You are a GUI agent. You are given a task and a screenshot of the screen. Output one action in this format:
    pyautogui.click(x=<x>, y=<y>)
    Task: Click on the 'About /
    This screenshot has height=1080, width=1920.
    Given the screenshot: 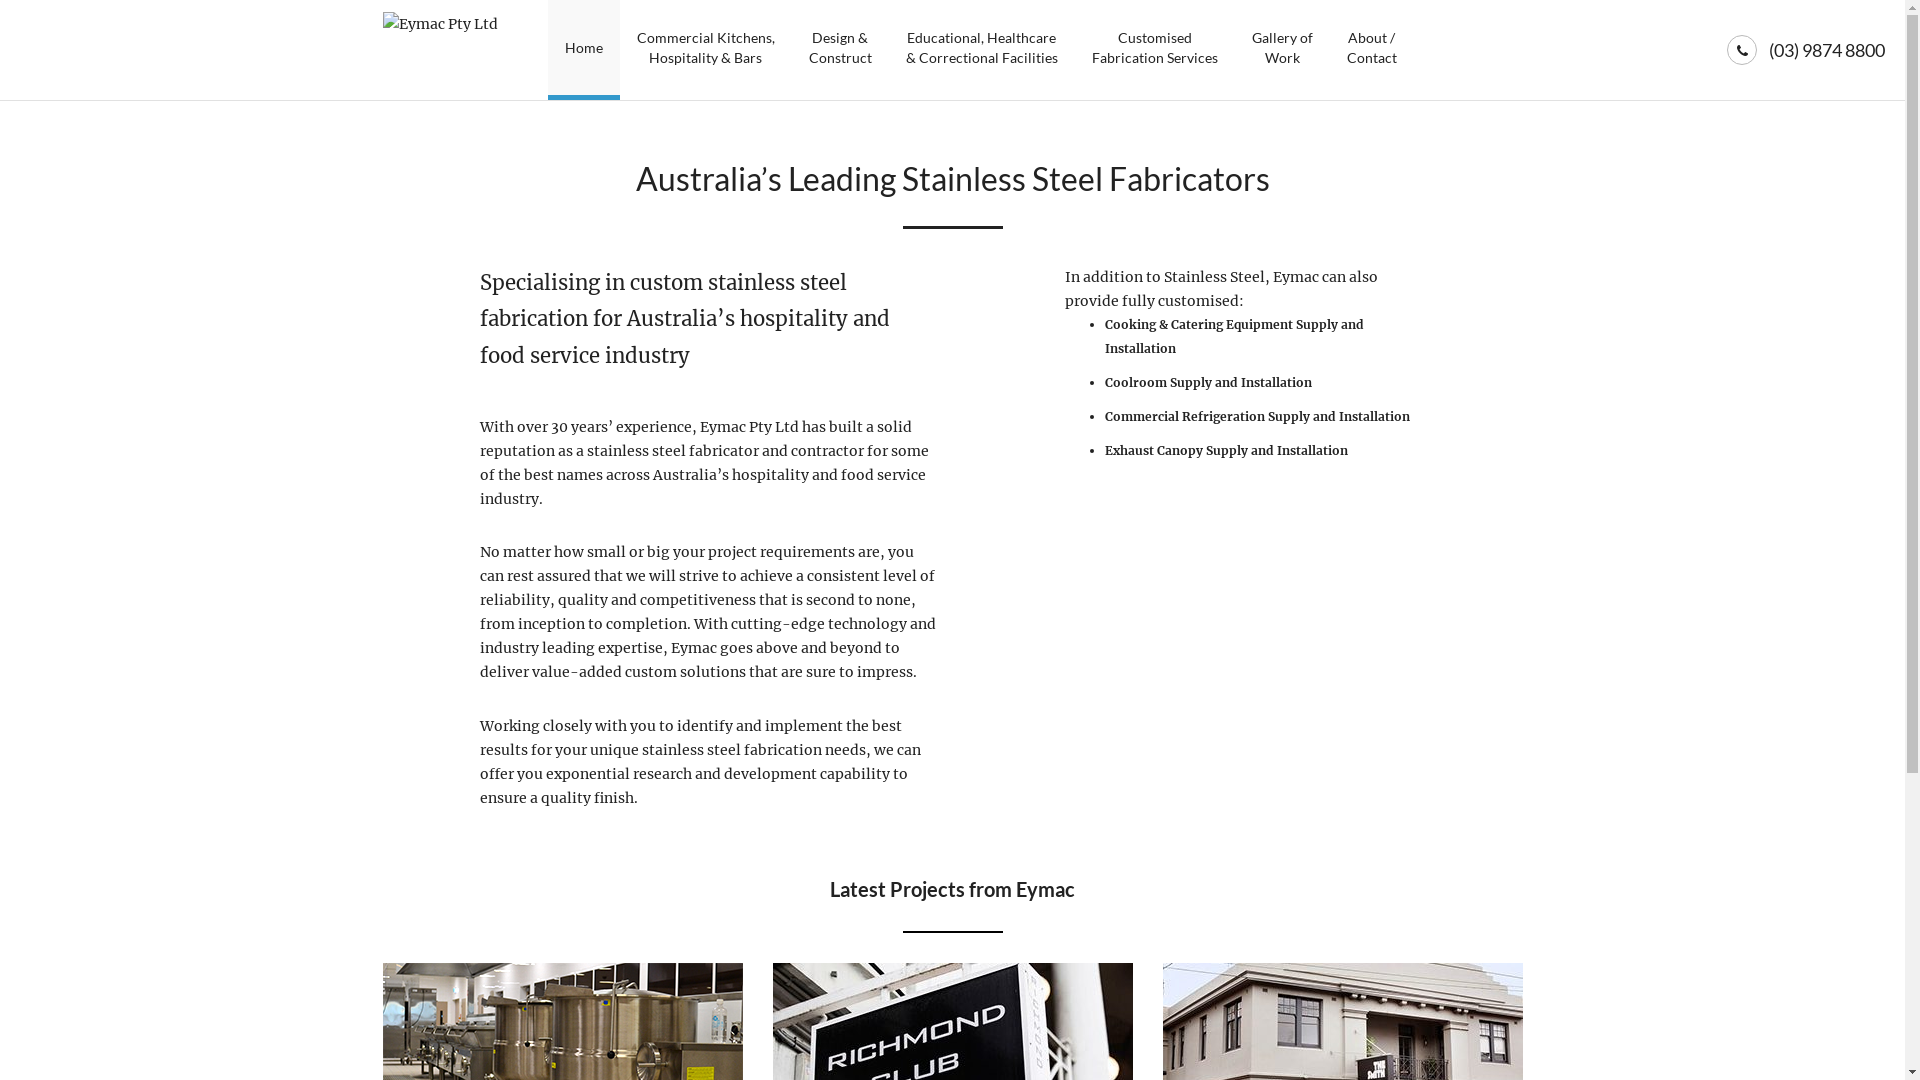 What is the action you would take?
    pyautogui.click(x=1371, y=49)
    